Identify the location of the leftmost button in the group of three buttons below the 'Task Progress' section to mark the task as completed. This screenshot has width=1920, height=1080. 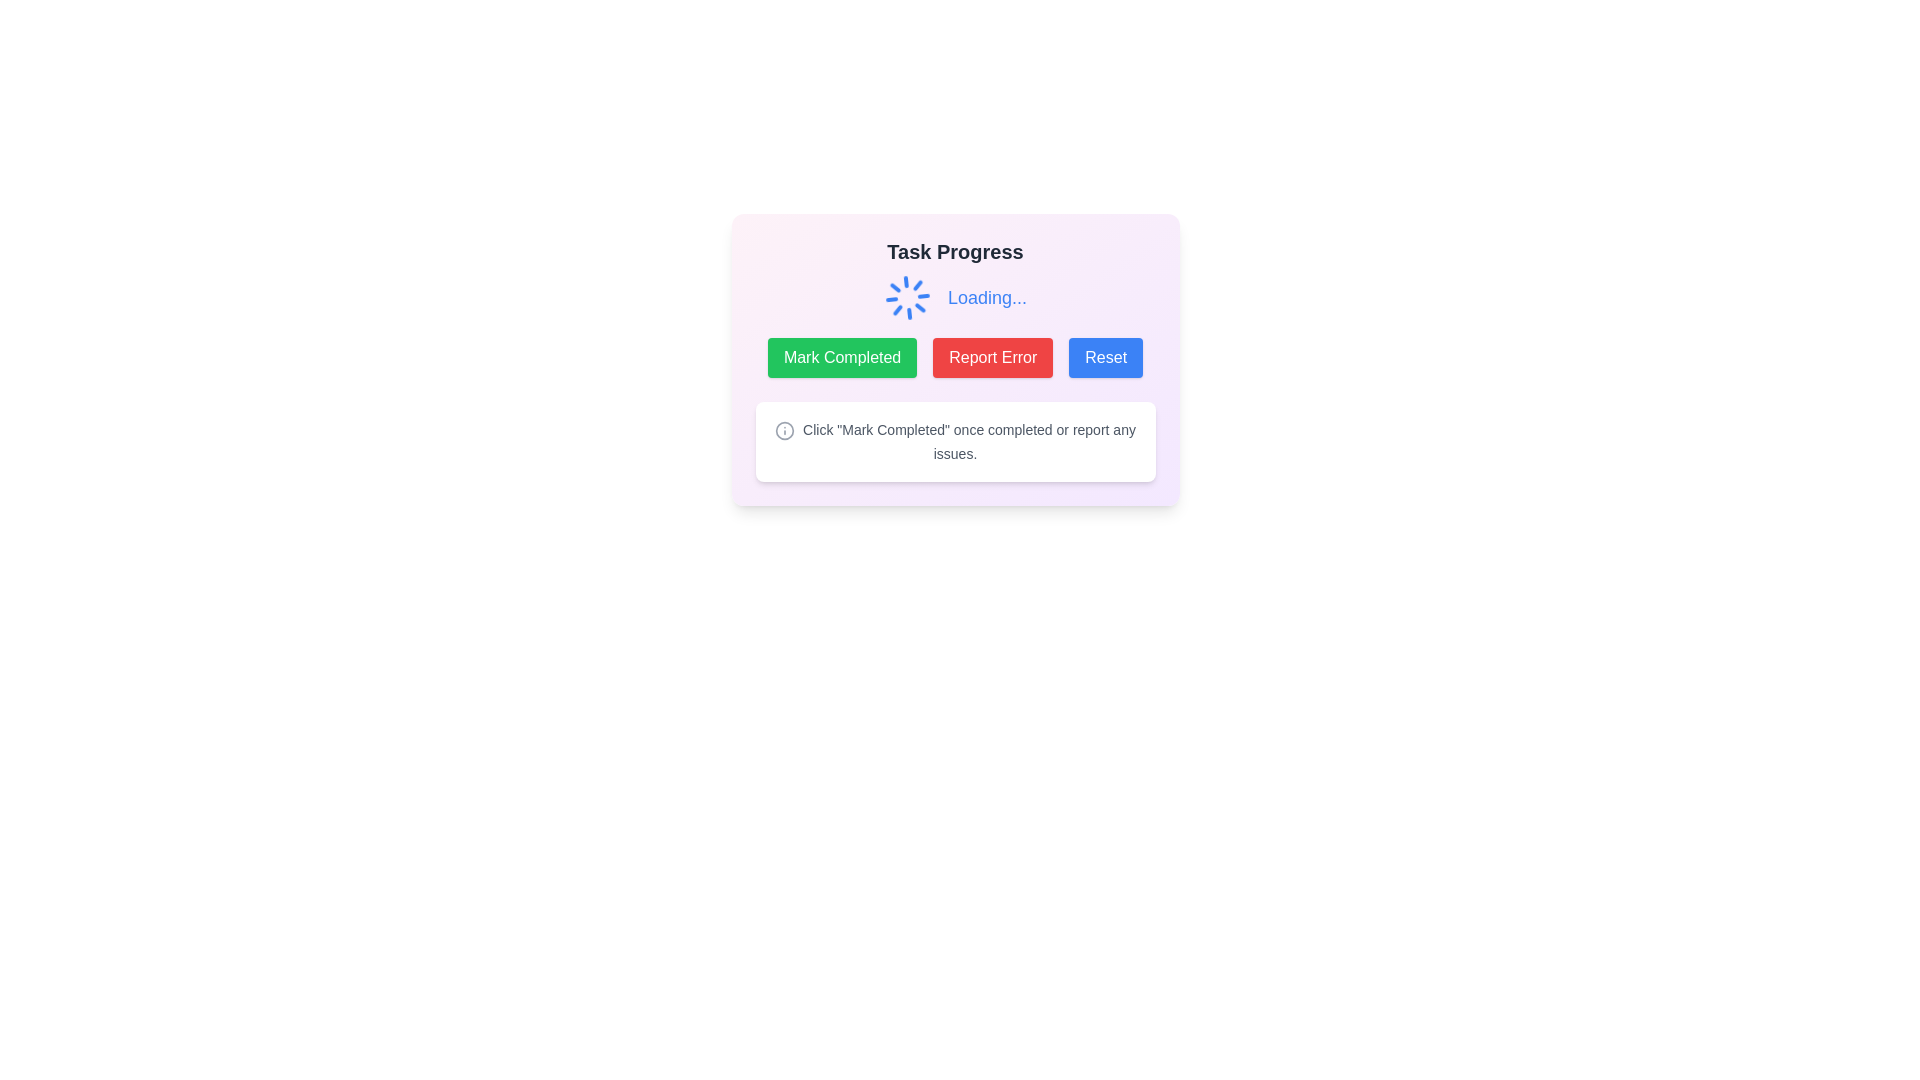
(842, 357).